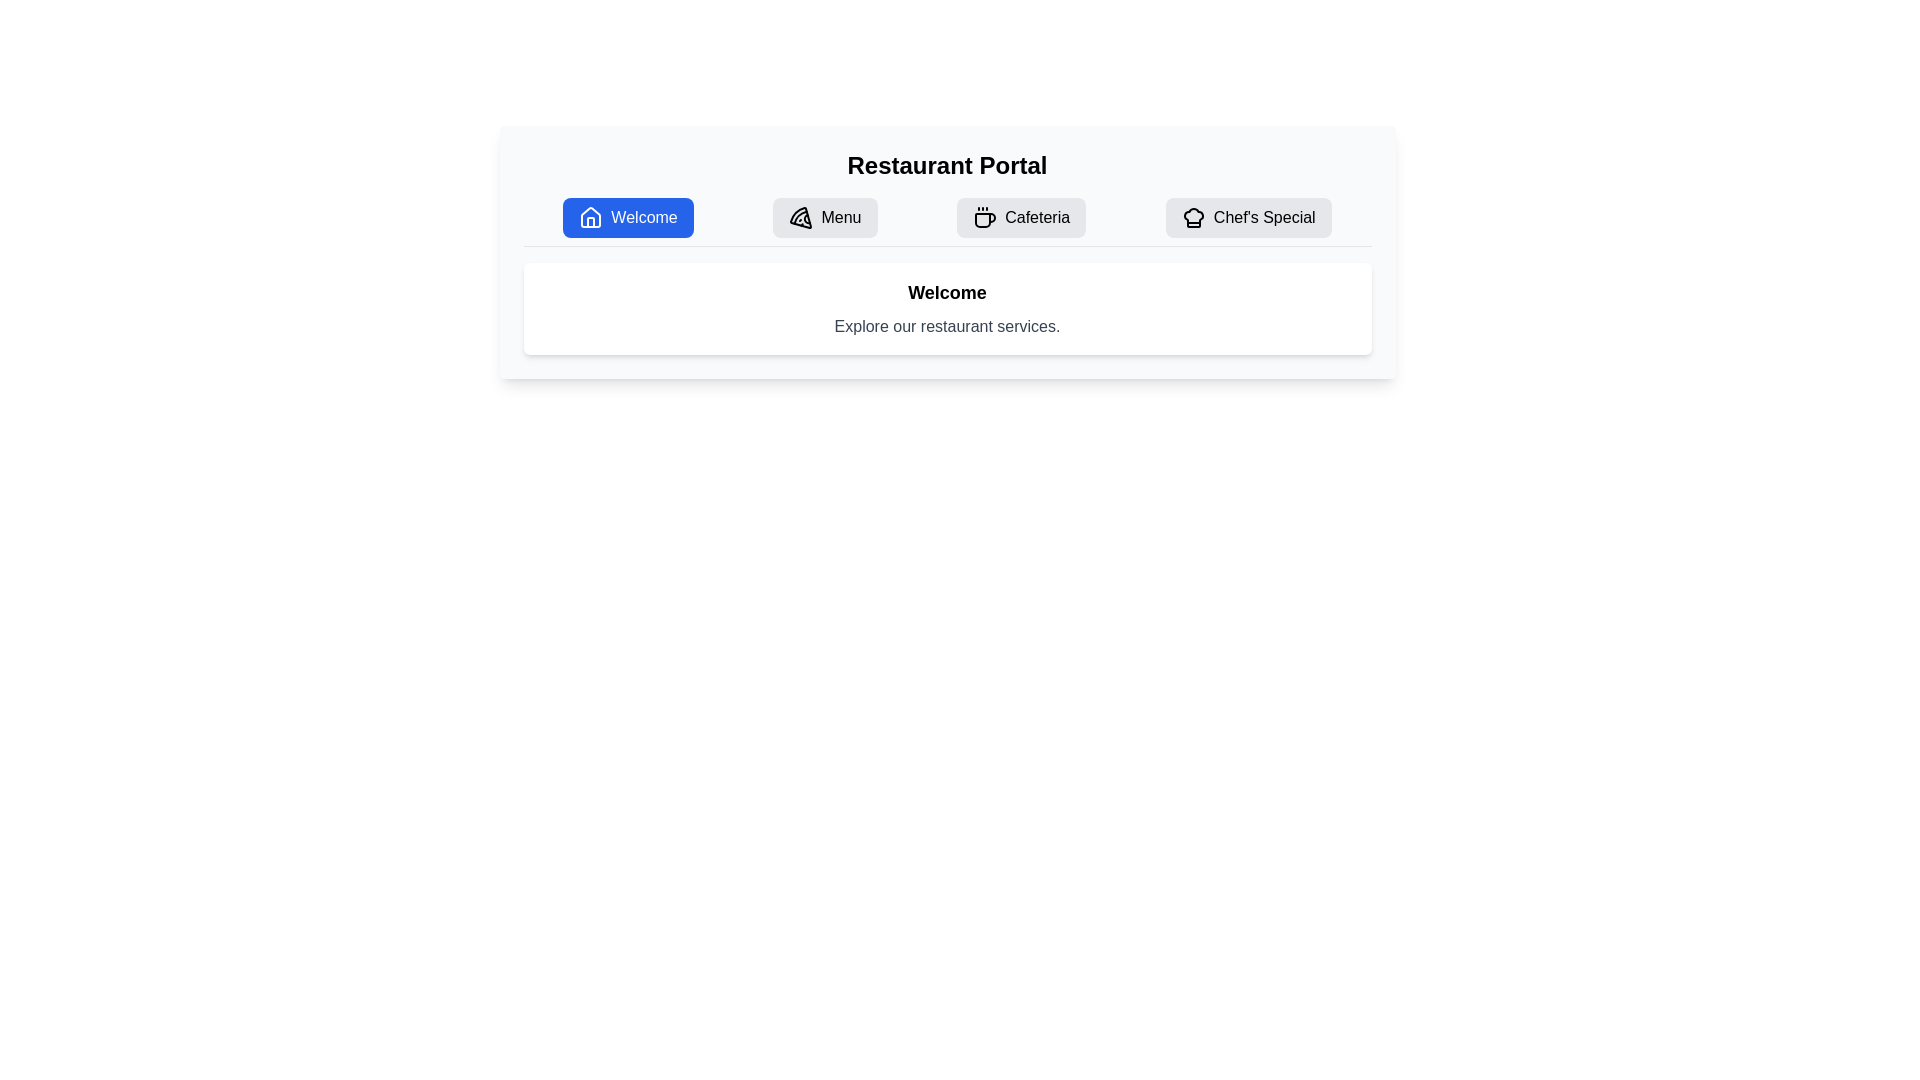  Describe the element at coordinates (627, 218) in the screenshot. I see `the first button in the horizontal navigation menu below 'Restaurant Portal' for keyboard interaction` at that location.